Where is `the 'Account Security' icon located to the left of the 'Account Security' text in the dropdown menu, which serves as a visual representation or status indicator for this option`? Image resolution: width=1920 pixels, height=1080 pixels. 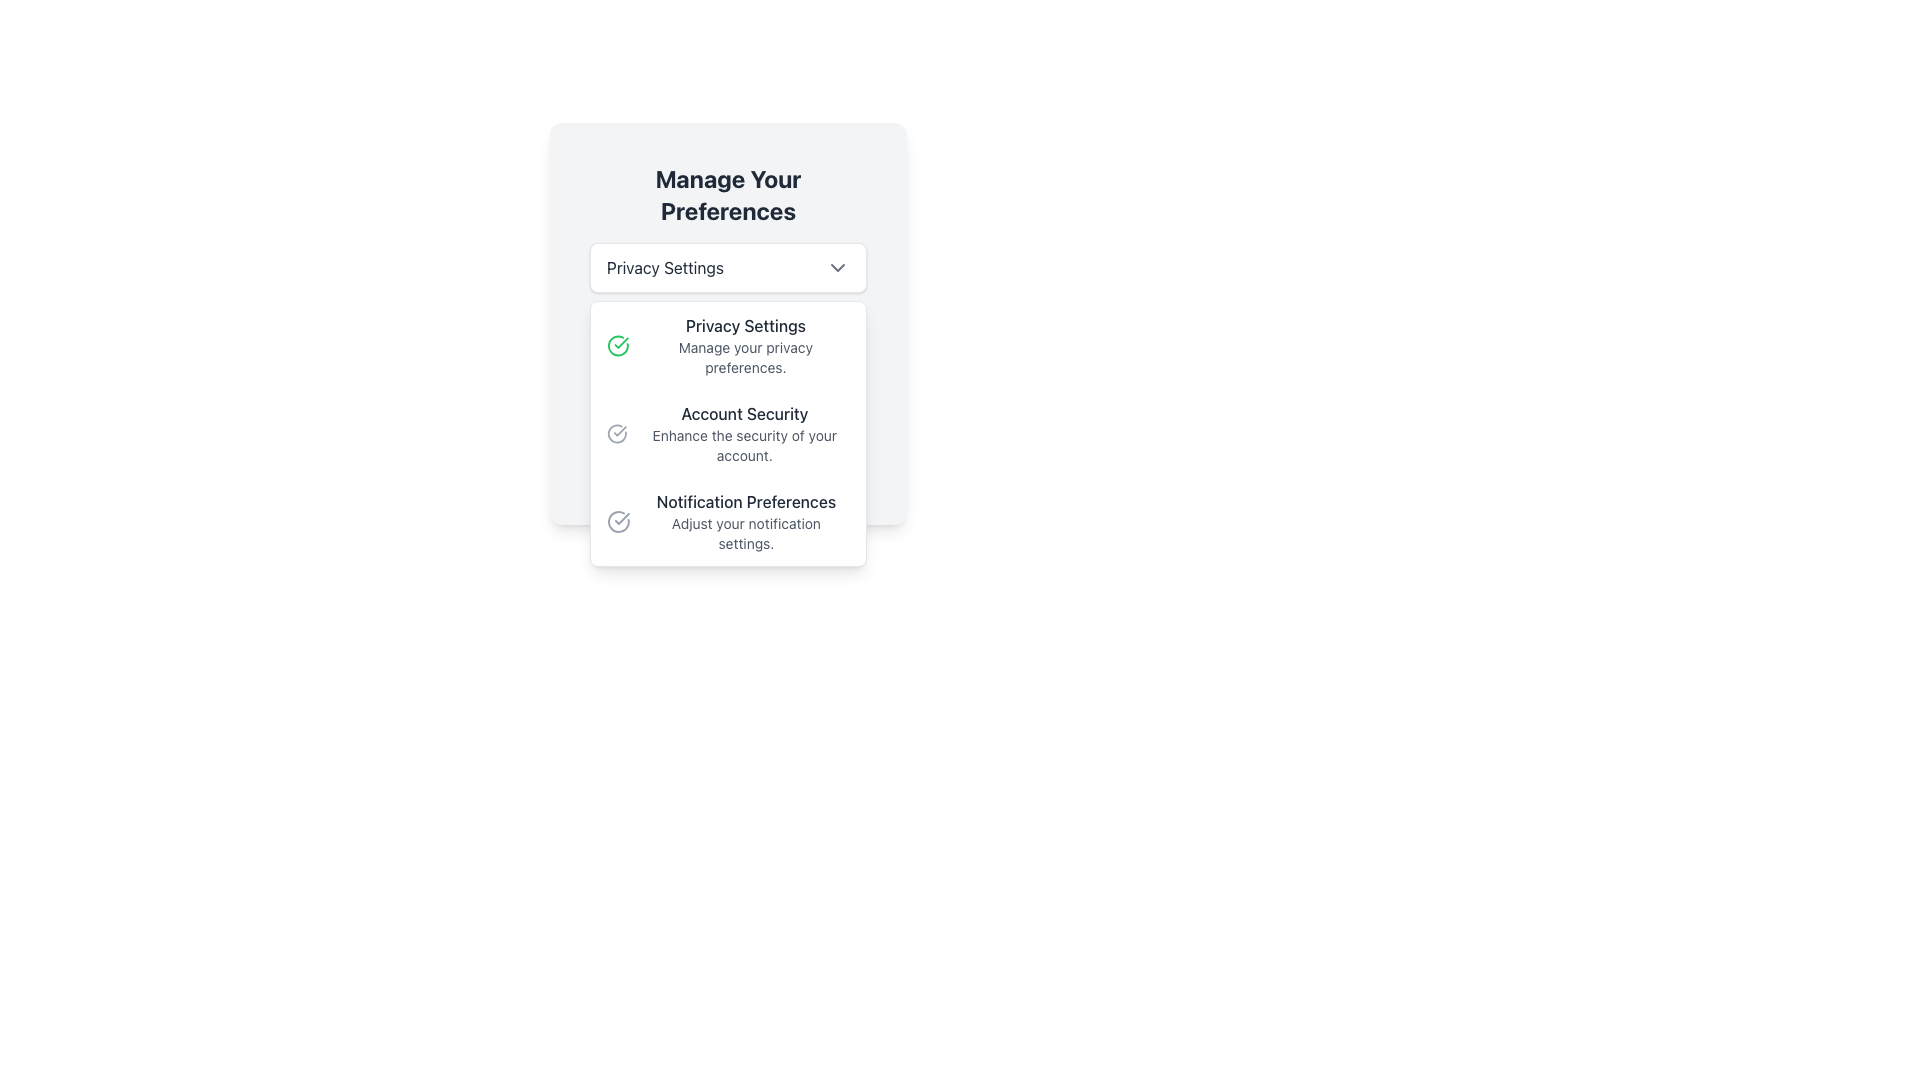
the 'Account Security' icon located to the left of the 'Account Security' text in the dropdown menu, which serves as a visual representation or status indicator for this option is located at coordinates (616, 433).